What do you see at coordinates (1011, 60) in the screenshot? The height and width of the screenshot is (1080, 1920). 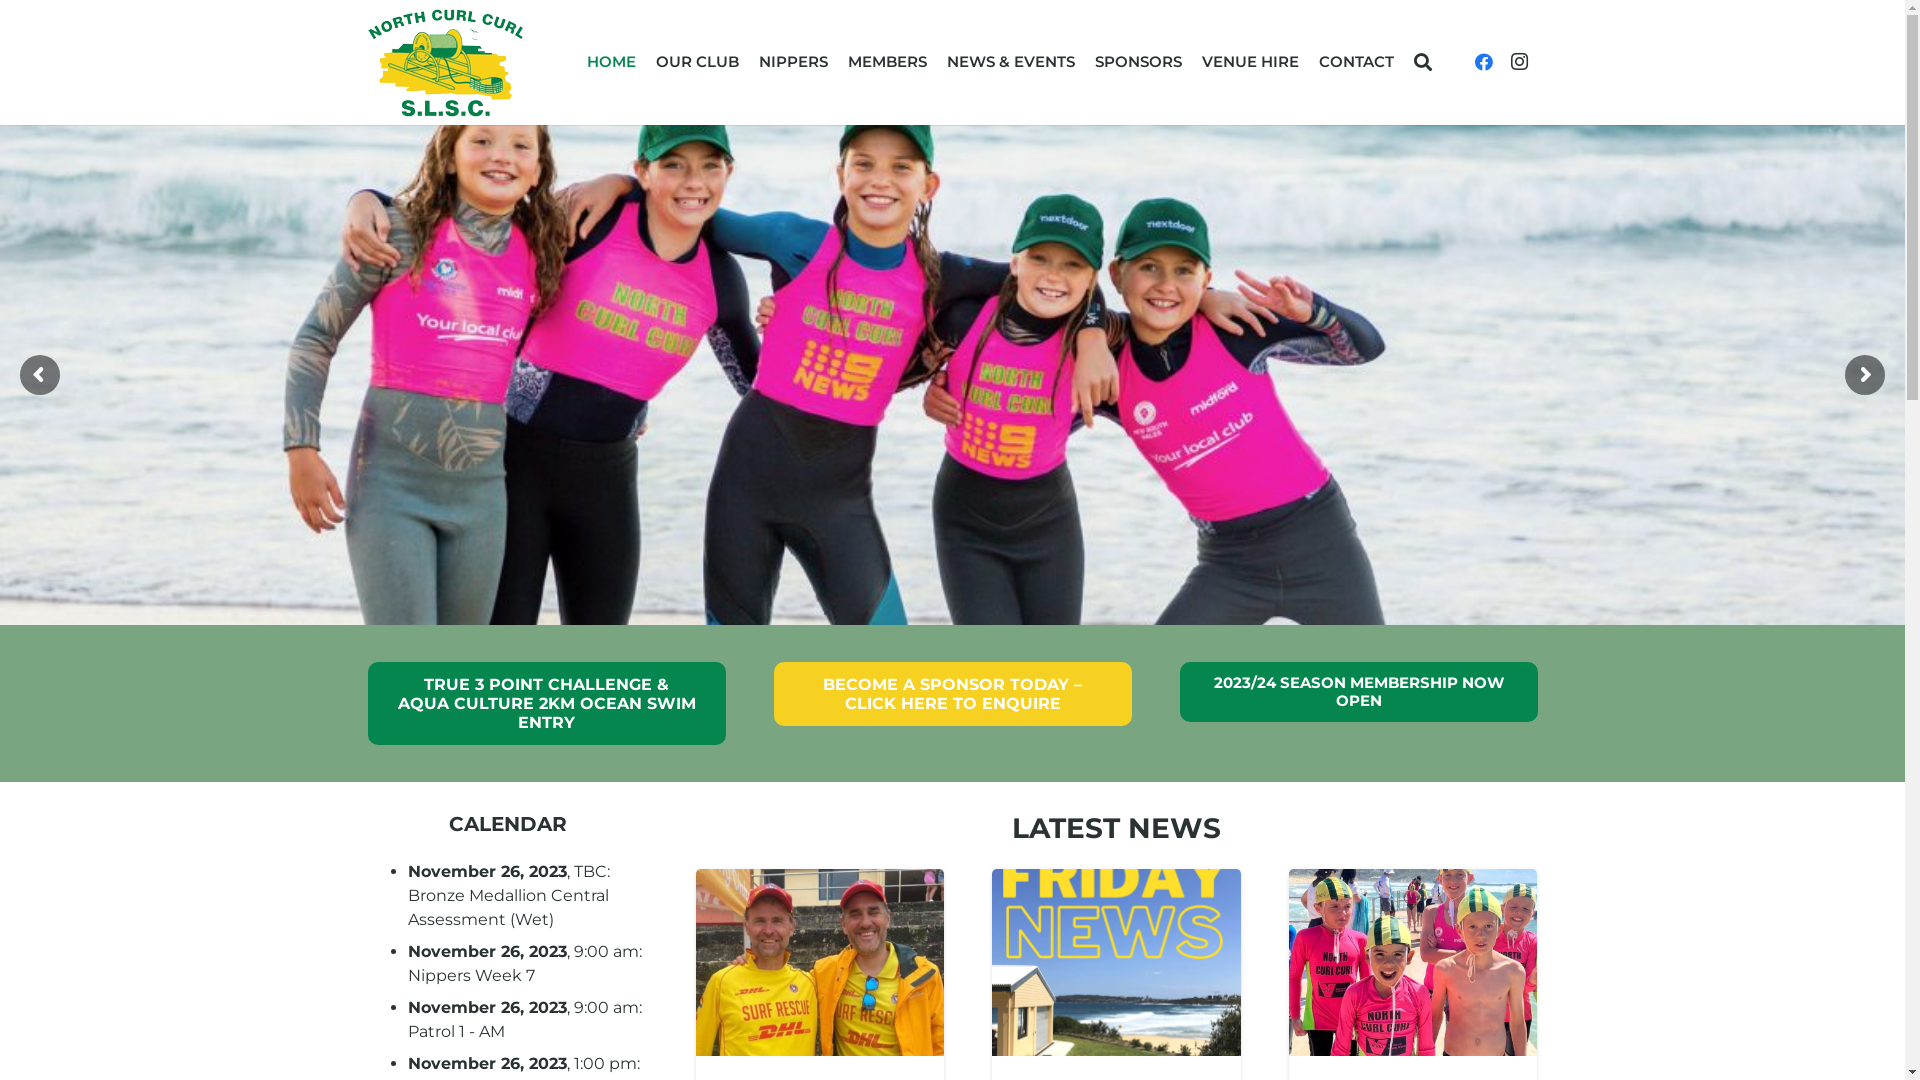 I see `'NEWS & EVENTS'` at bounding box center [1011, 60].